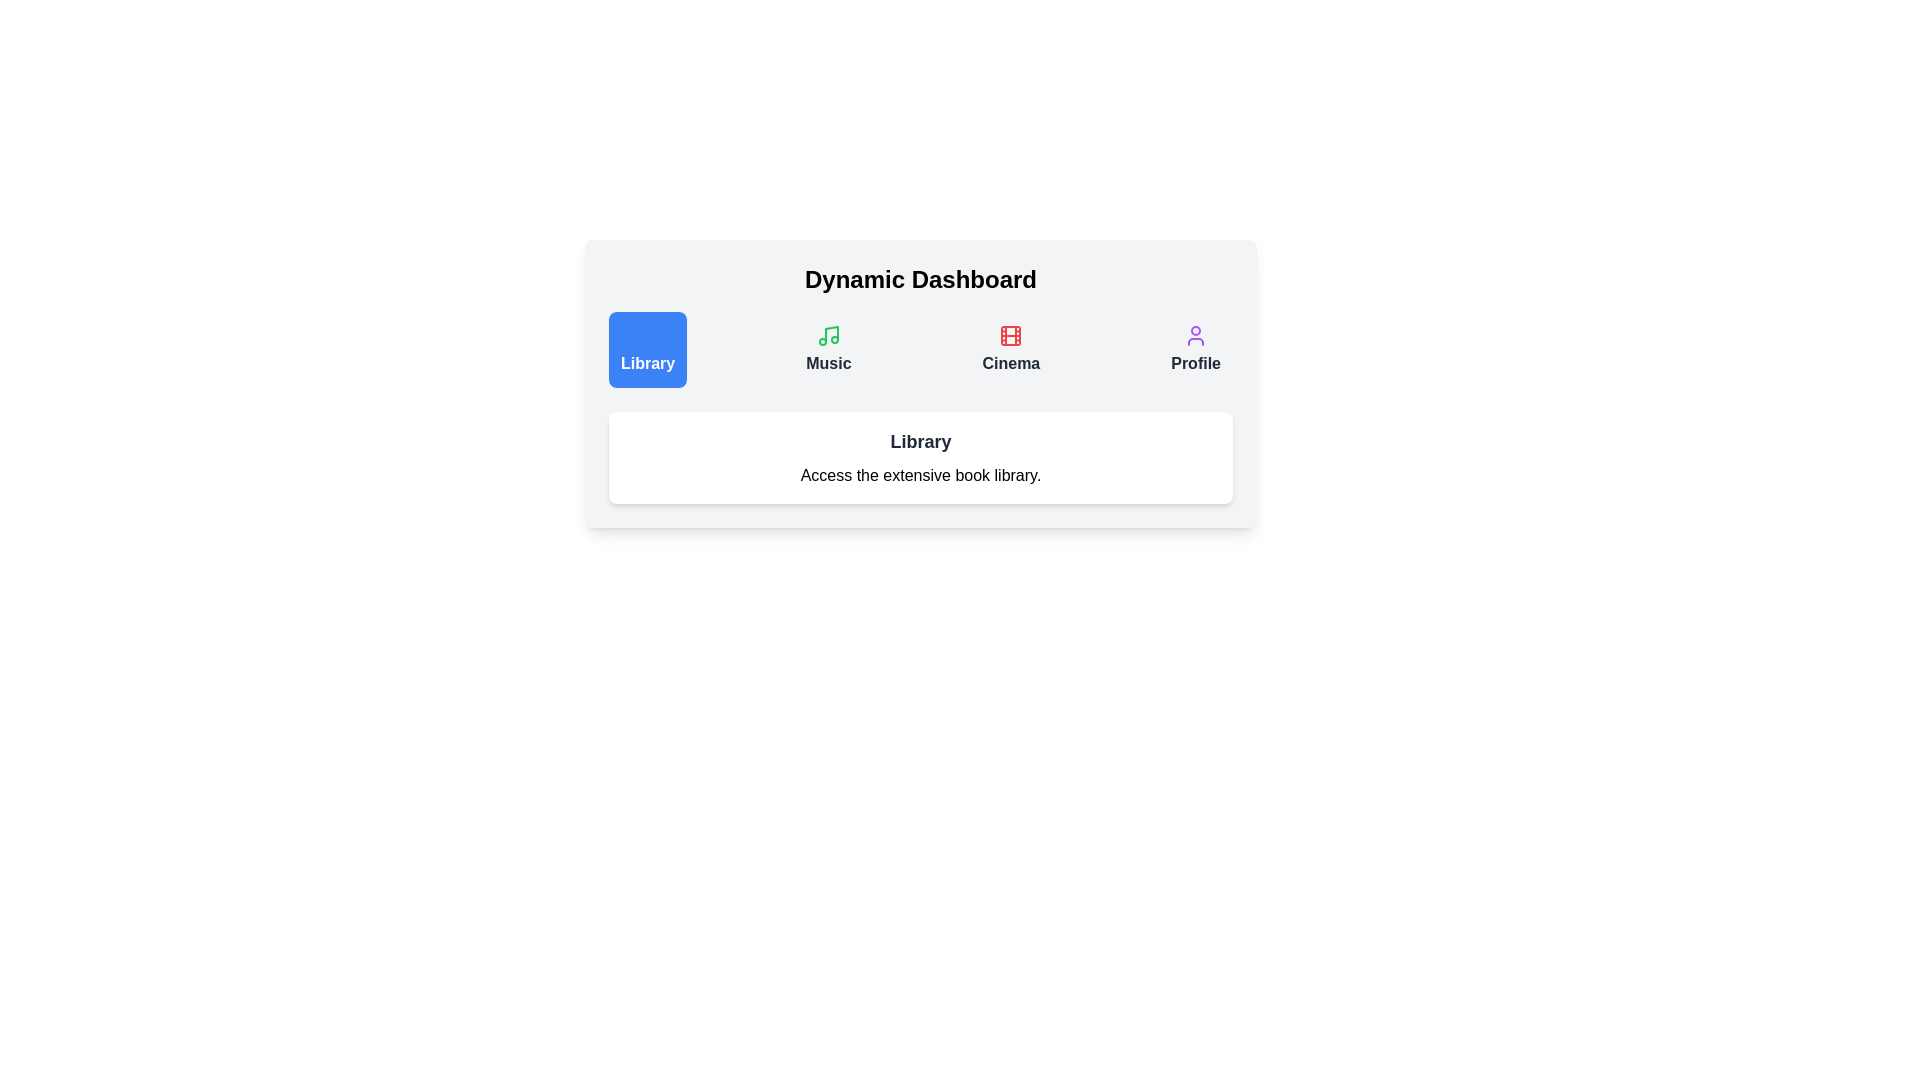 The width and height of the screenshot is (1920, 1080). I want to click on the tab labeled Profile to view its description, so click(1196, 349).